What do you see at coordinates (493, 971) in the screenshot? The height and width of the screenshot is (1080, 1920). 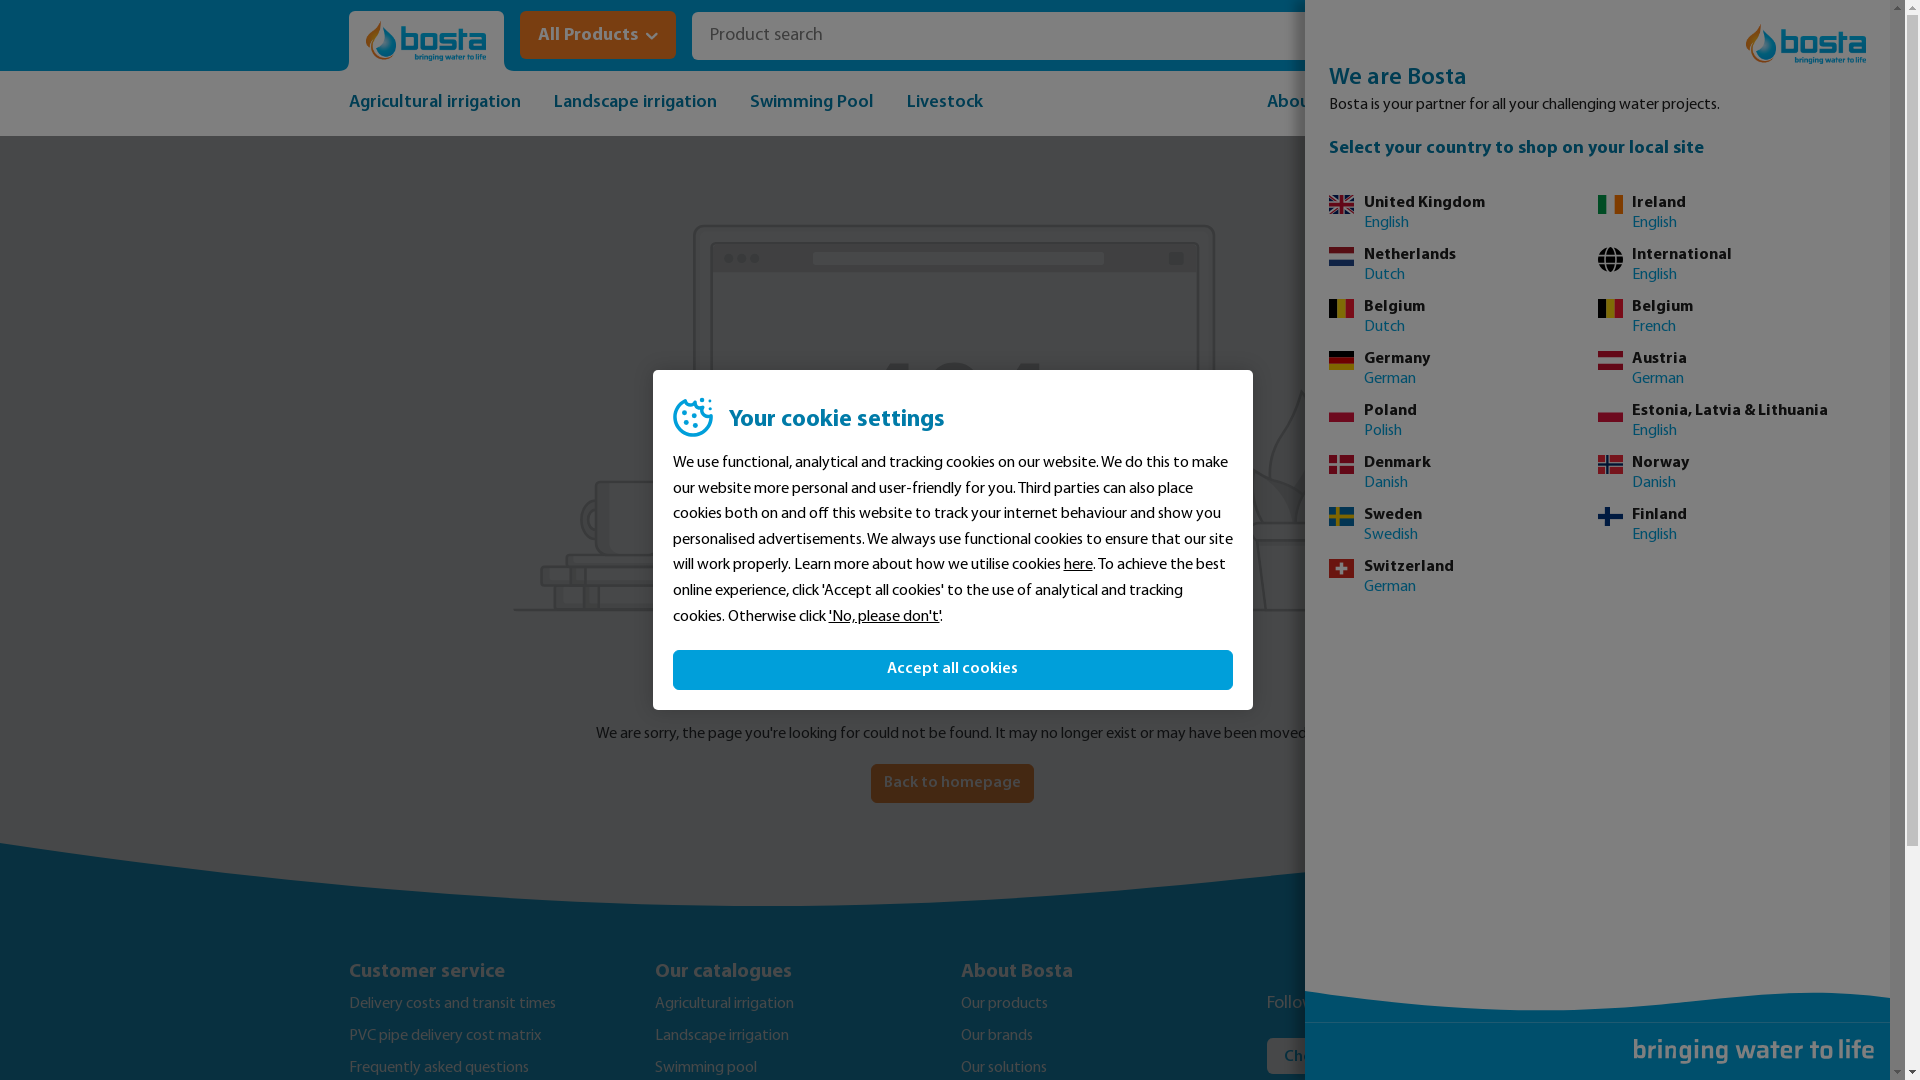 I see `'Customer service'` at bounding box center [493, 971].